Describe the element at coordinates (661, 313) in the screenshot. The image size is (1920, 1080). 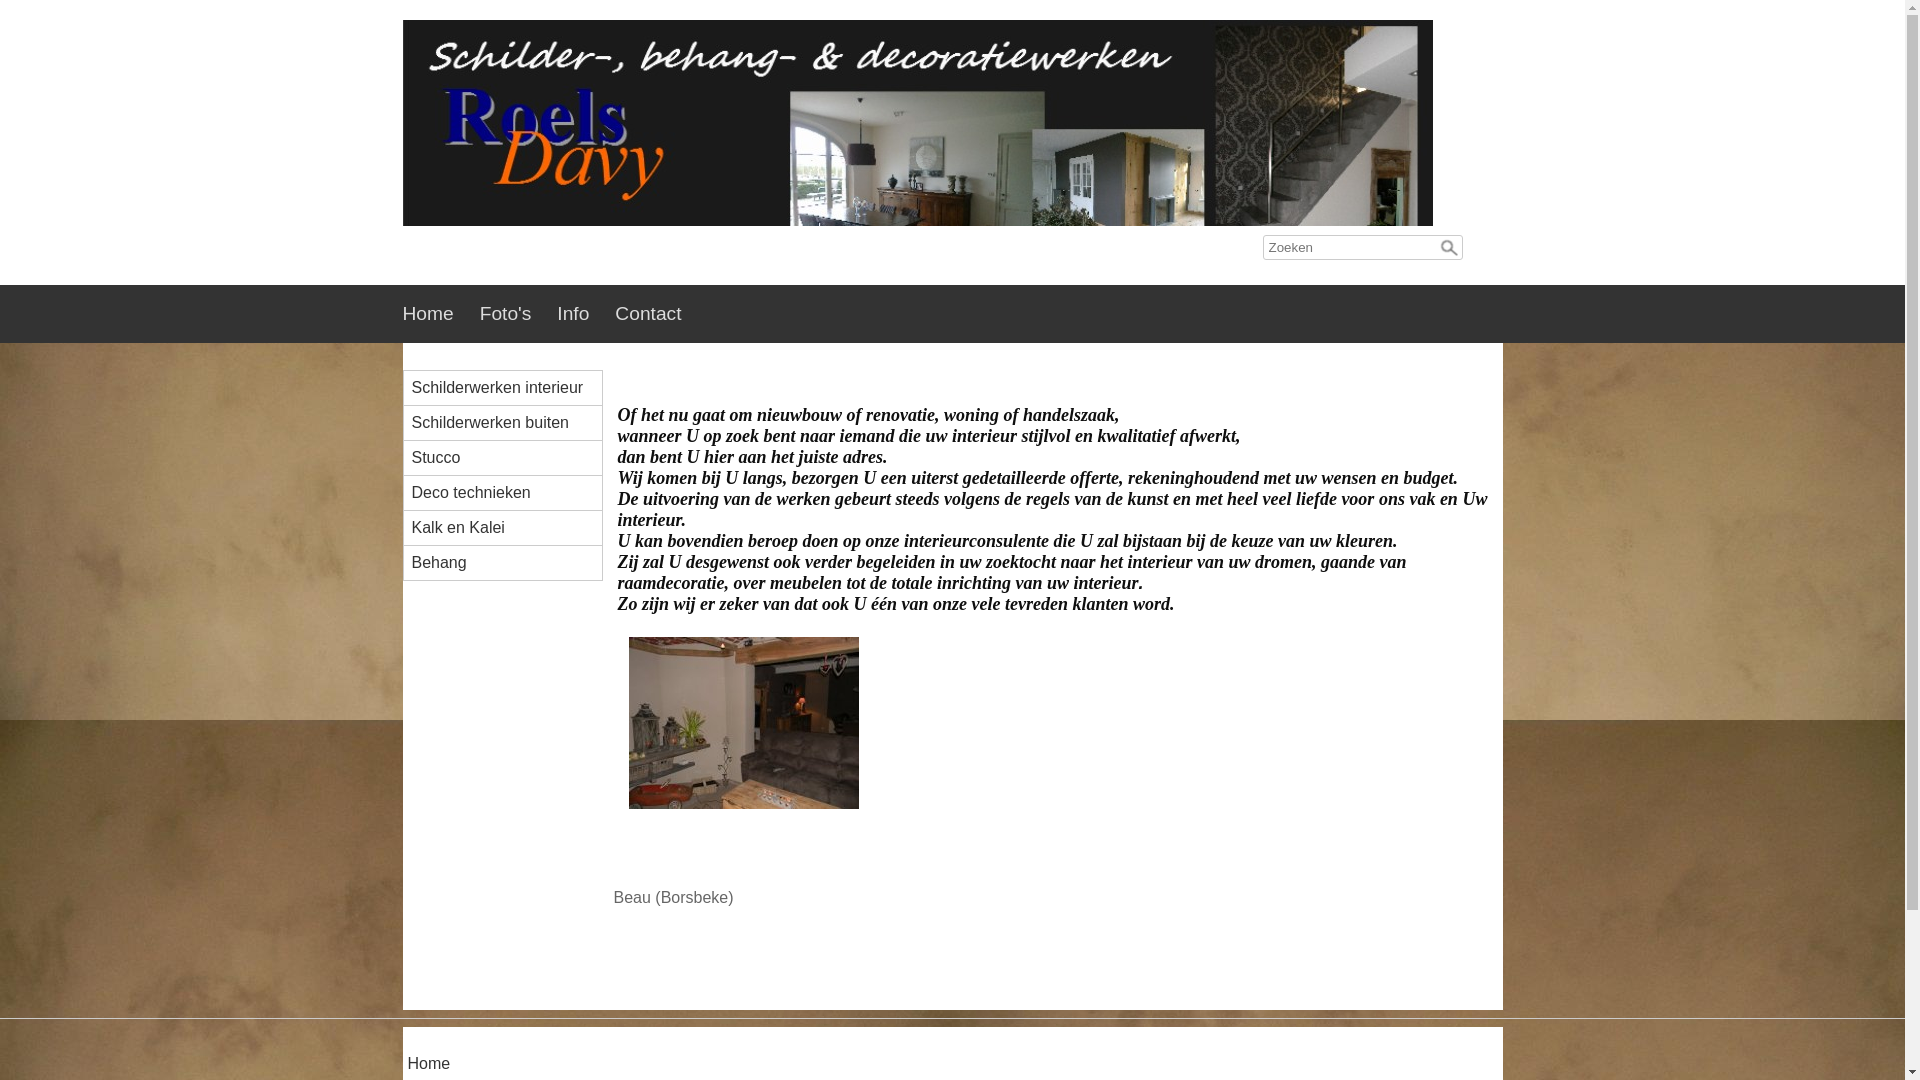
I see `'Contact'` at that location.